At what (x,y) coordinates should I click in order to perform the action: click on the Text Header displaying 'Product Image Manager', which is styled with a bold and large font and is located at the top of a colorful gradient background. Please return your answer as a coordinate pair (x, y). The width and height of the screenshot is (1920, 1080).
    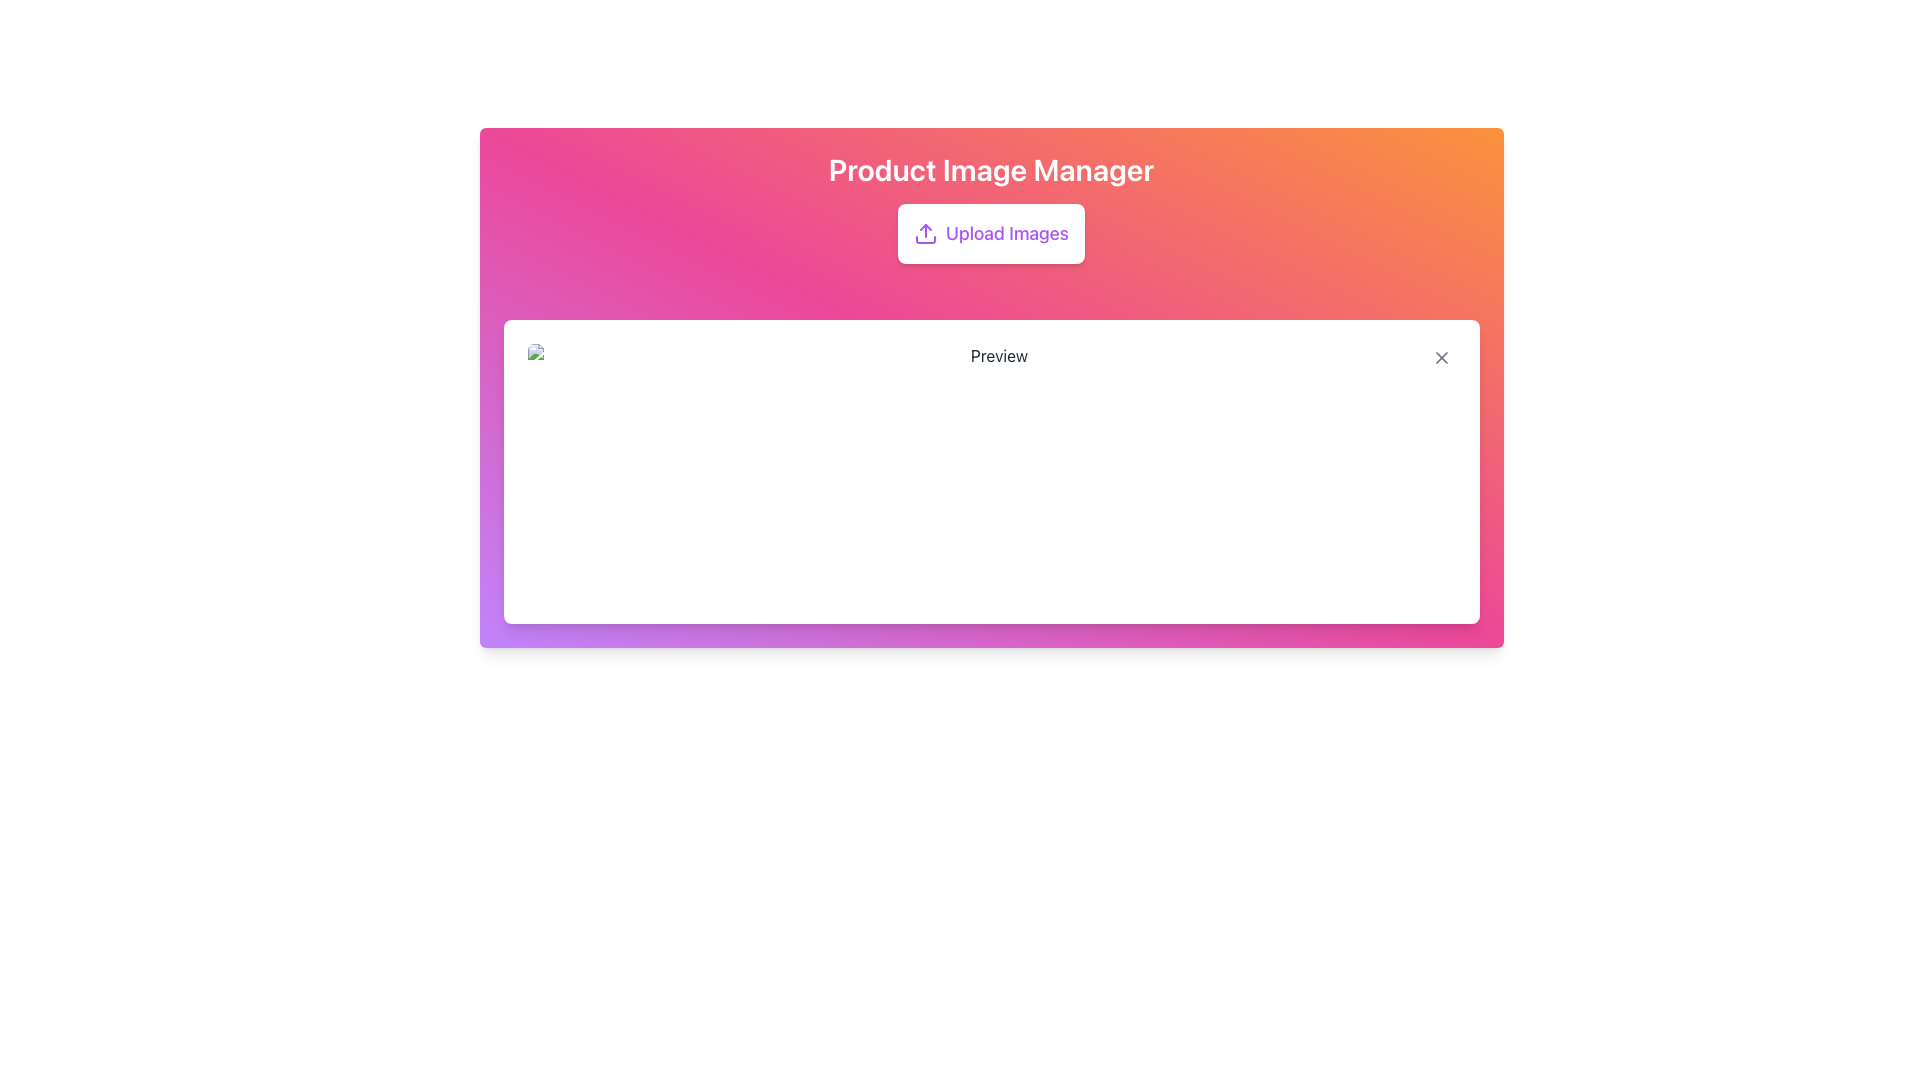
    Looking at the image, I should click on (991, 168).